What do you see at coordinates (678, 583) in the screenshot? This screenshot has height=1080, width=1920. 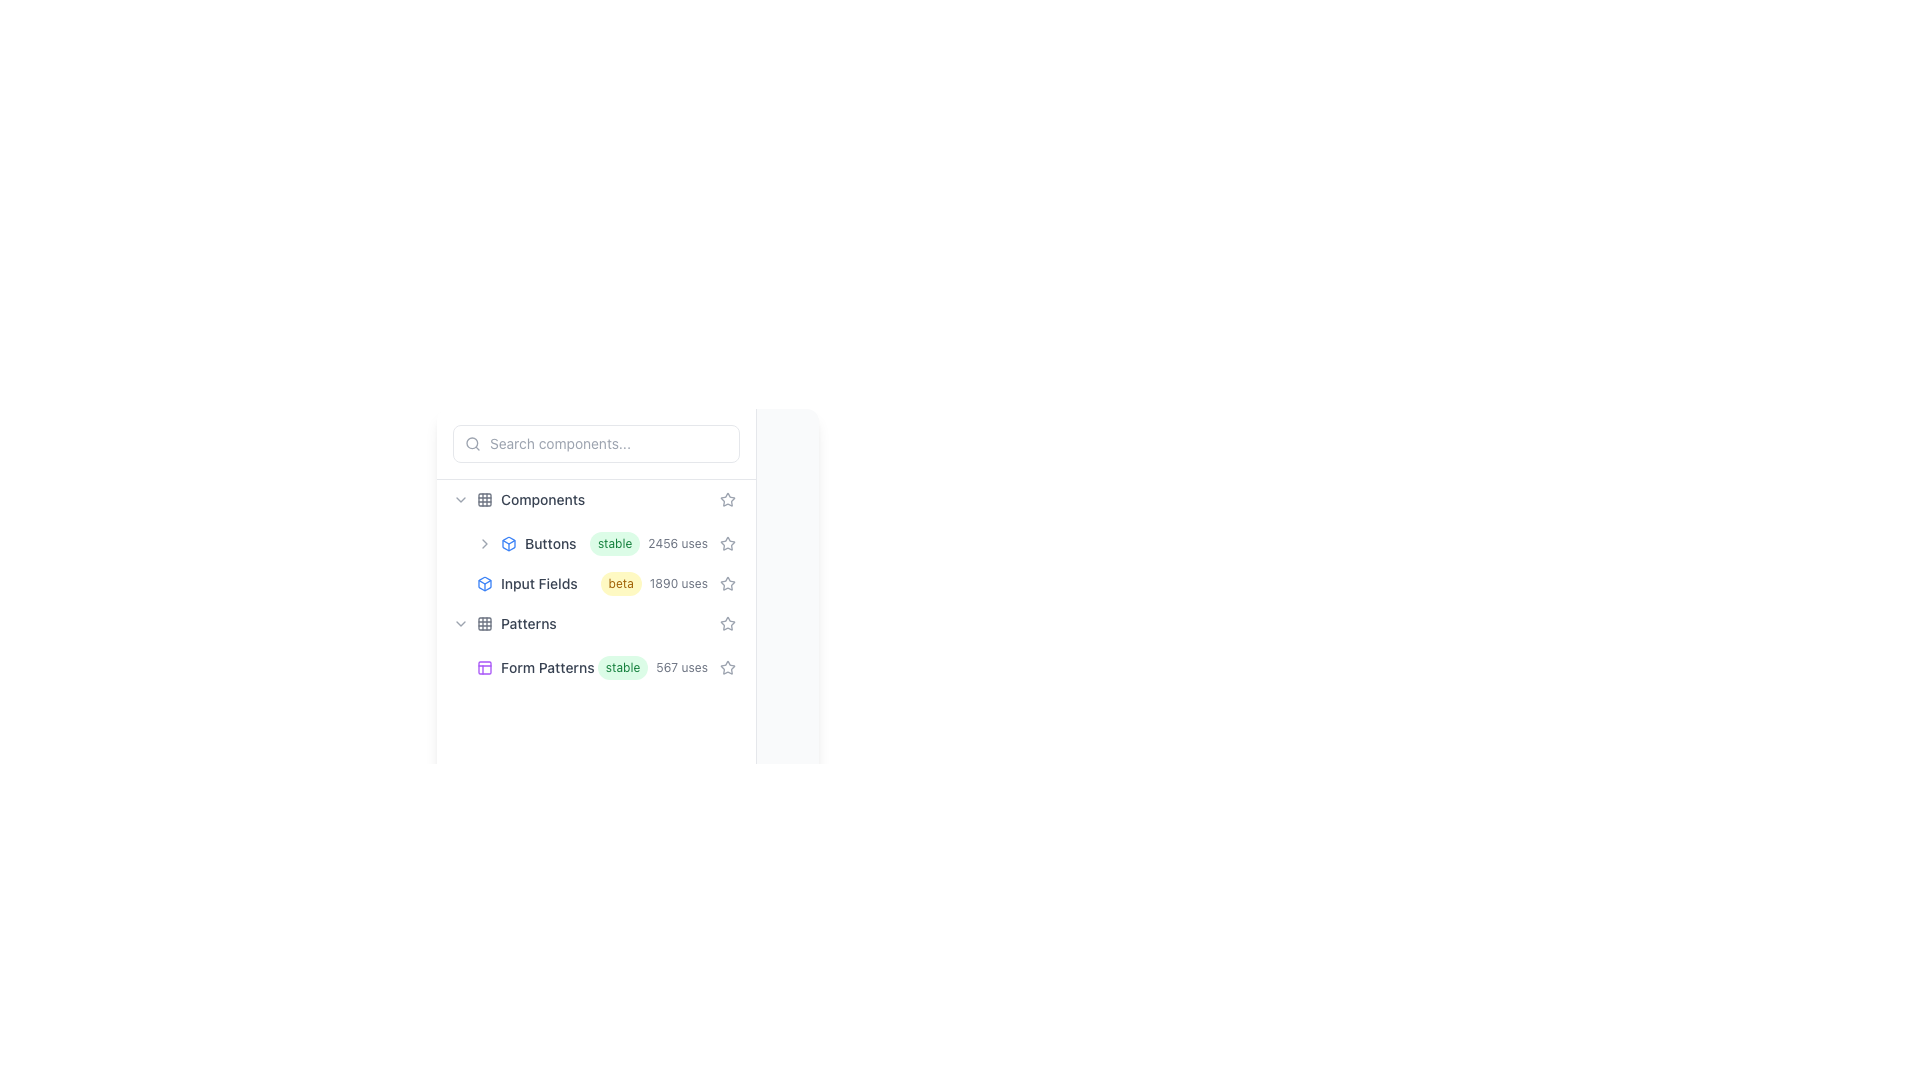 I see `the small gray text label displaying '1890 uses', located under the 'Components' section, immediately after the yellow badge labeled 'beta'` at bounding box center [678, 583].